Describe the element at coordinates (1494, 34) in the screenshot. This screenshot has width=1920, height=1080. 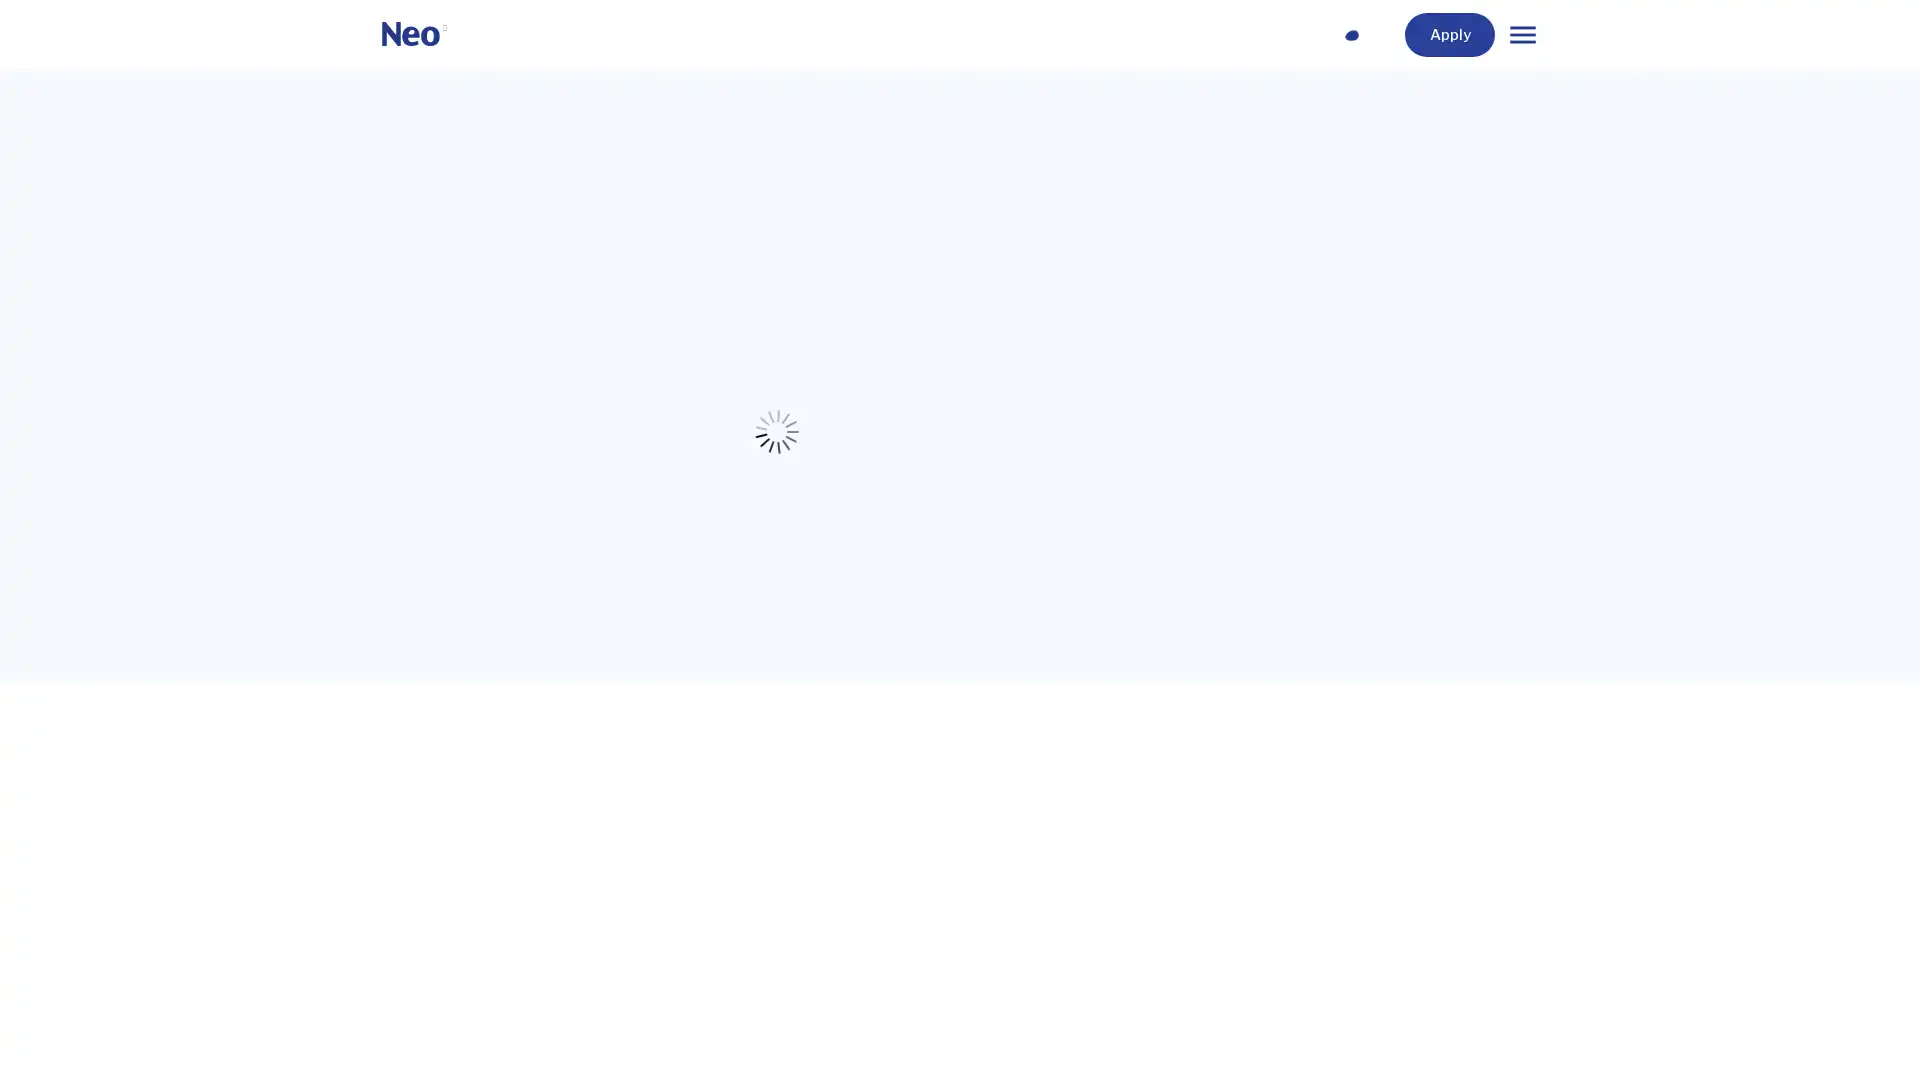
I see `Apply` at that location.